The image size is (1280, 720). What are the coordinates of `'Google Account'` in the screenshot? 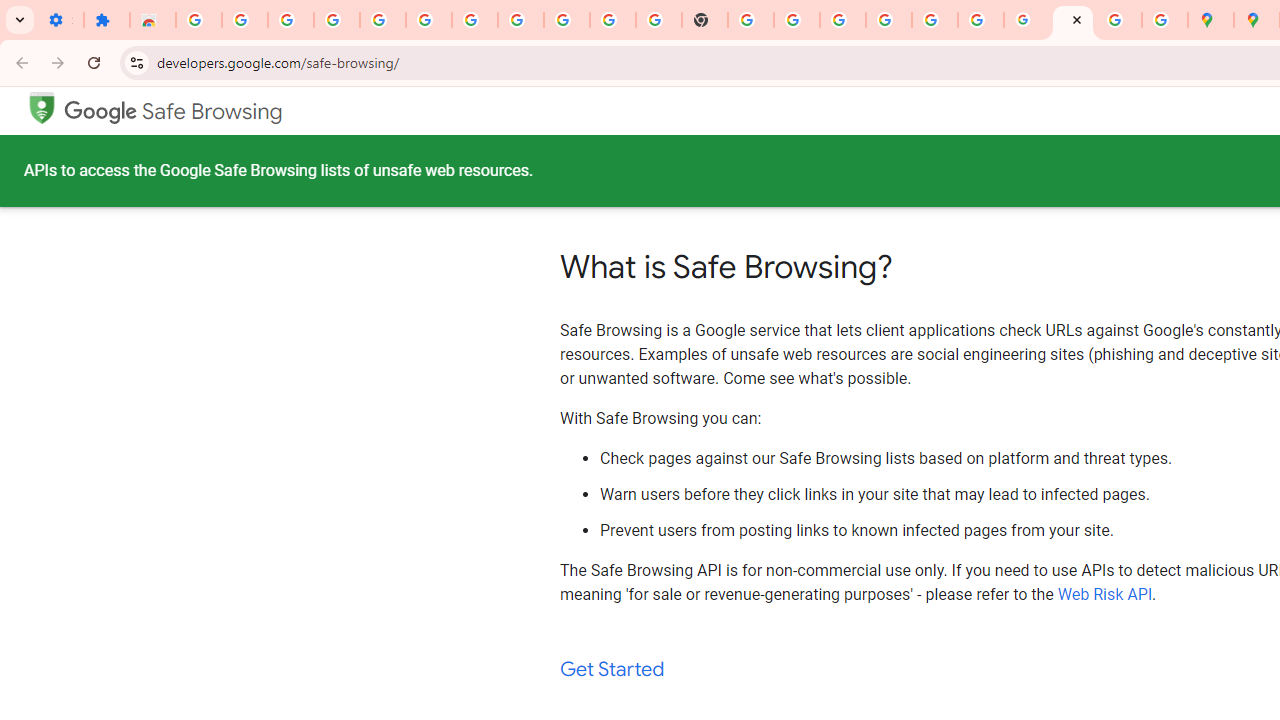 It's located at (566, 20).